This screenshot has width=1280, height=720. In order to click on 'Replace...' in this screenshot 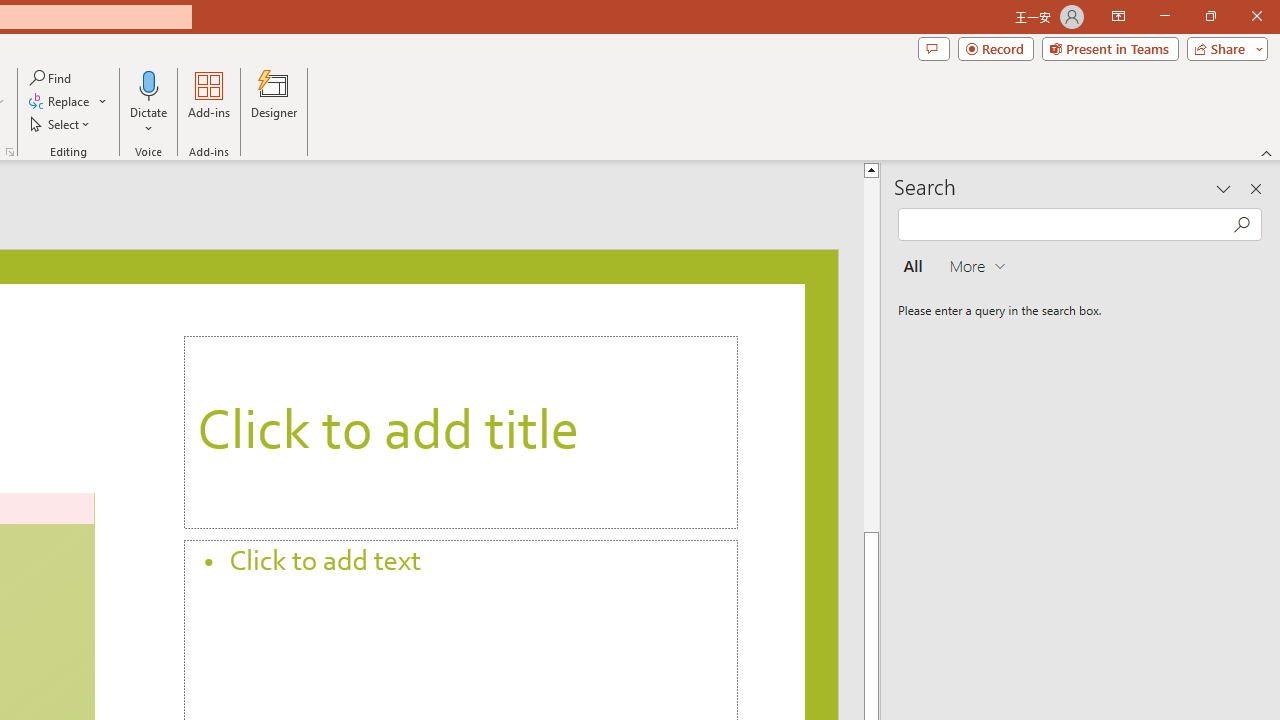, I will do `click(60, 101)`.